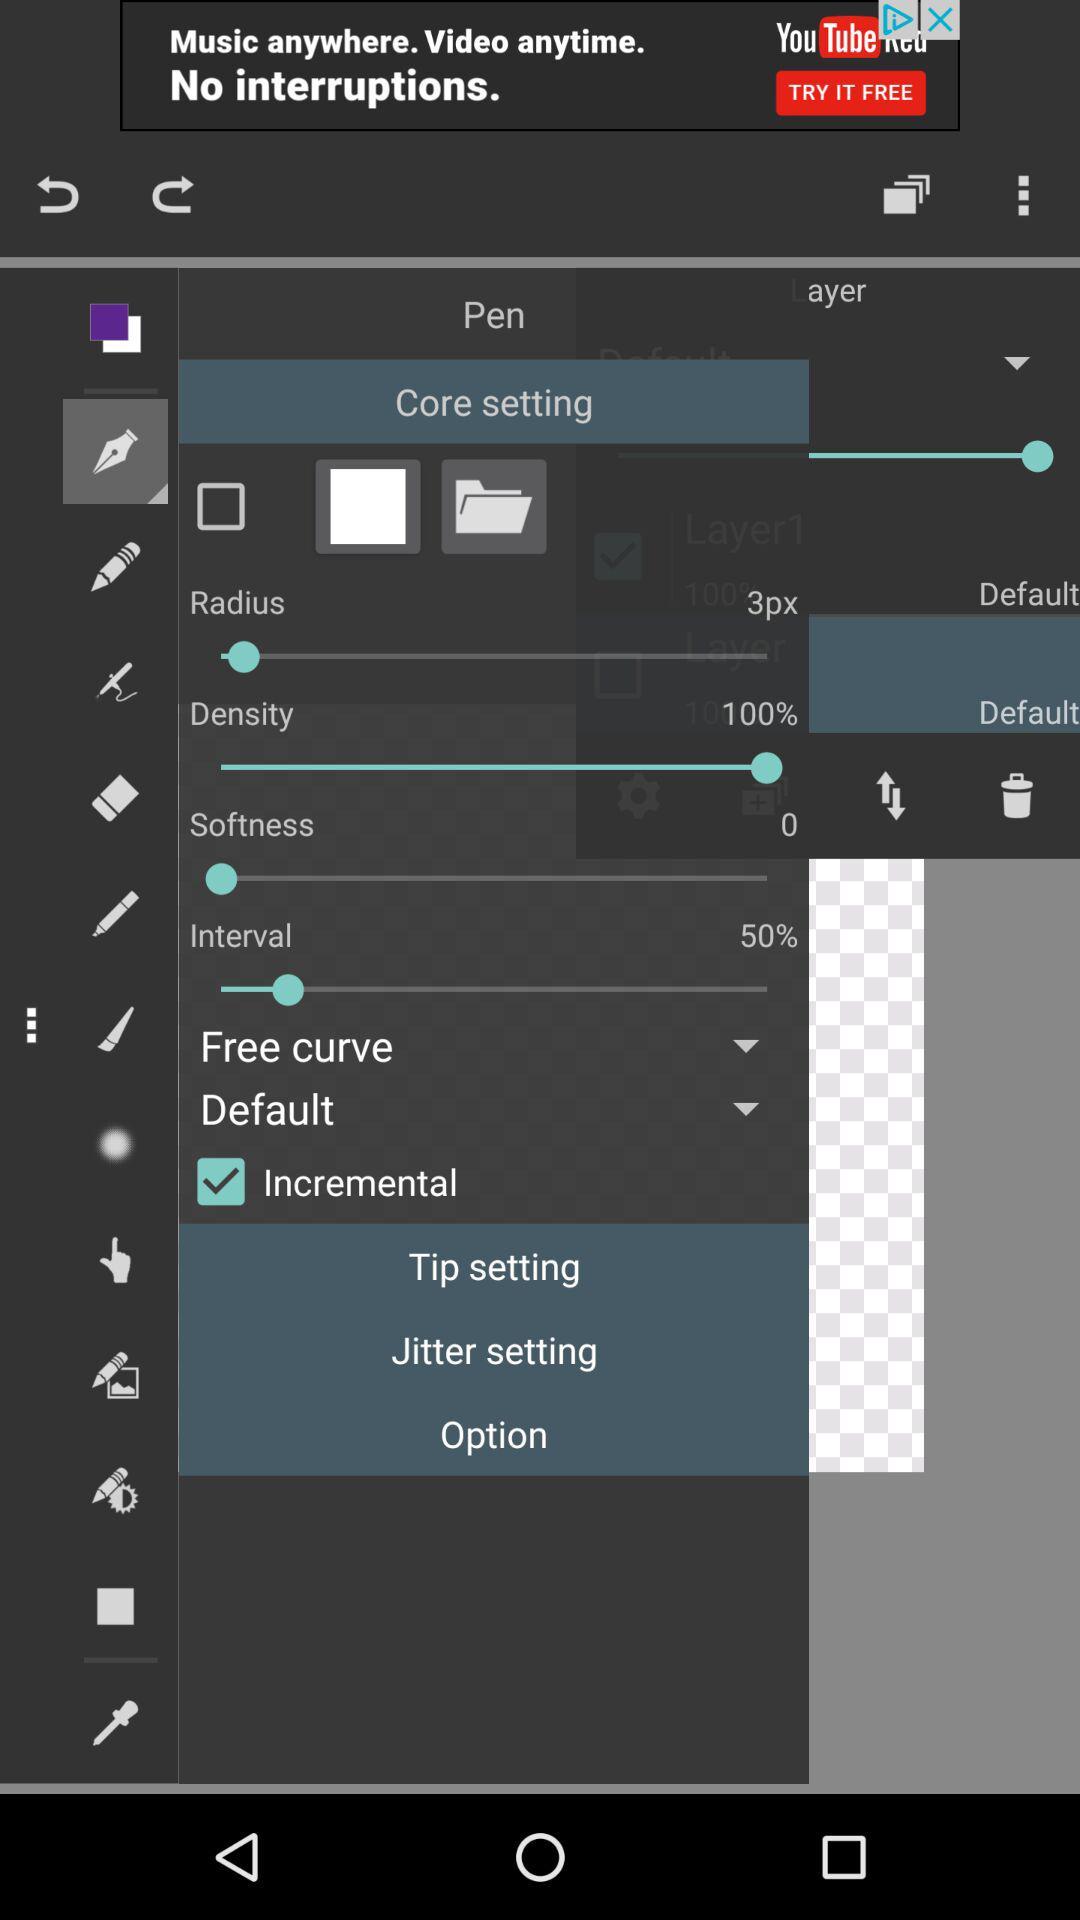  What do you see at coordinates (367, 506) in the screenshot?
I see `options` at bounding box center [367, 506].